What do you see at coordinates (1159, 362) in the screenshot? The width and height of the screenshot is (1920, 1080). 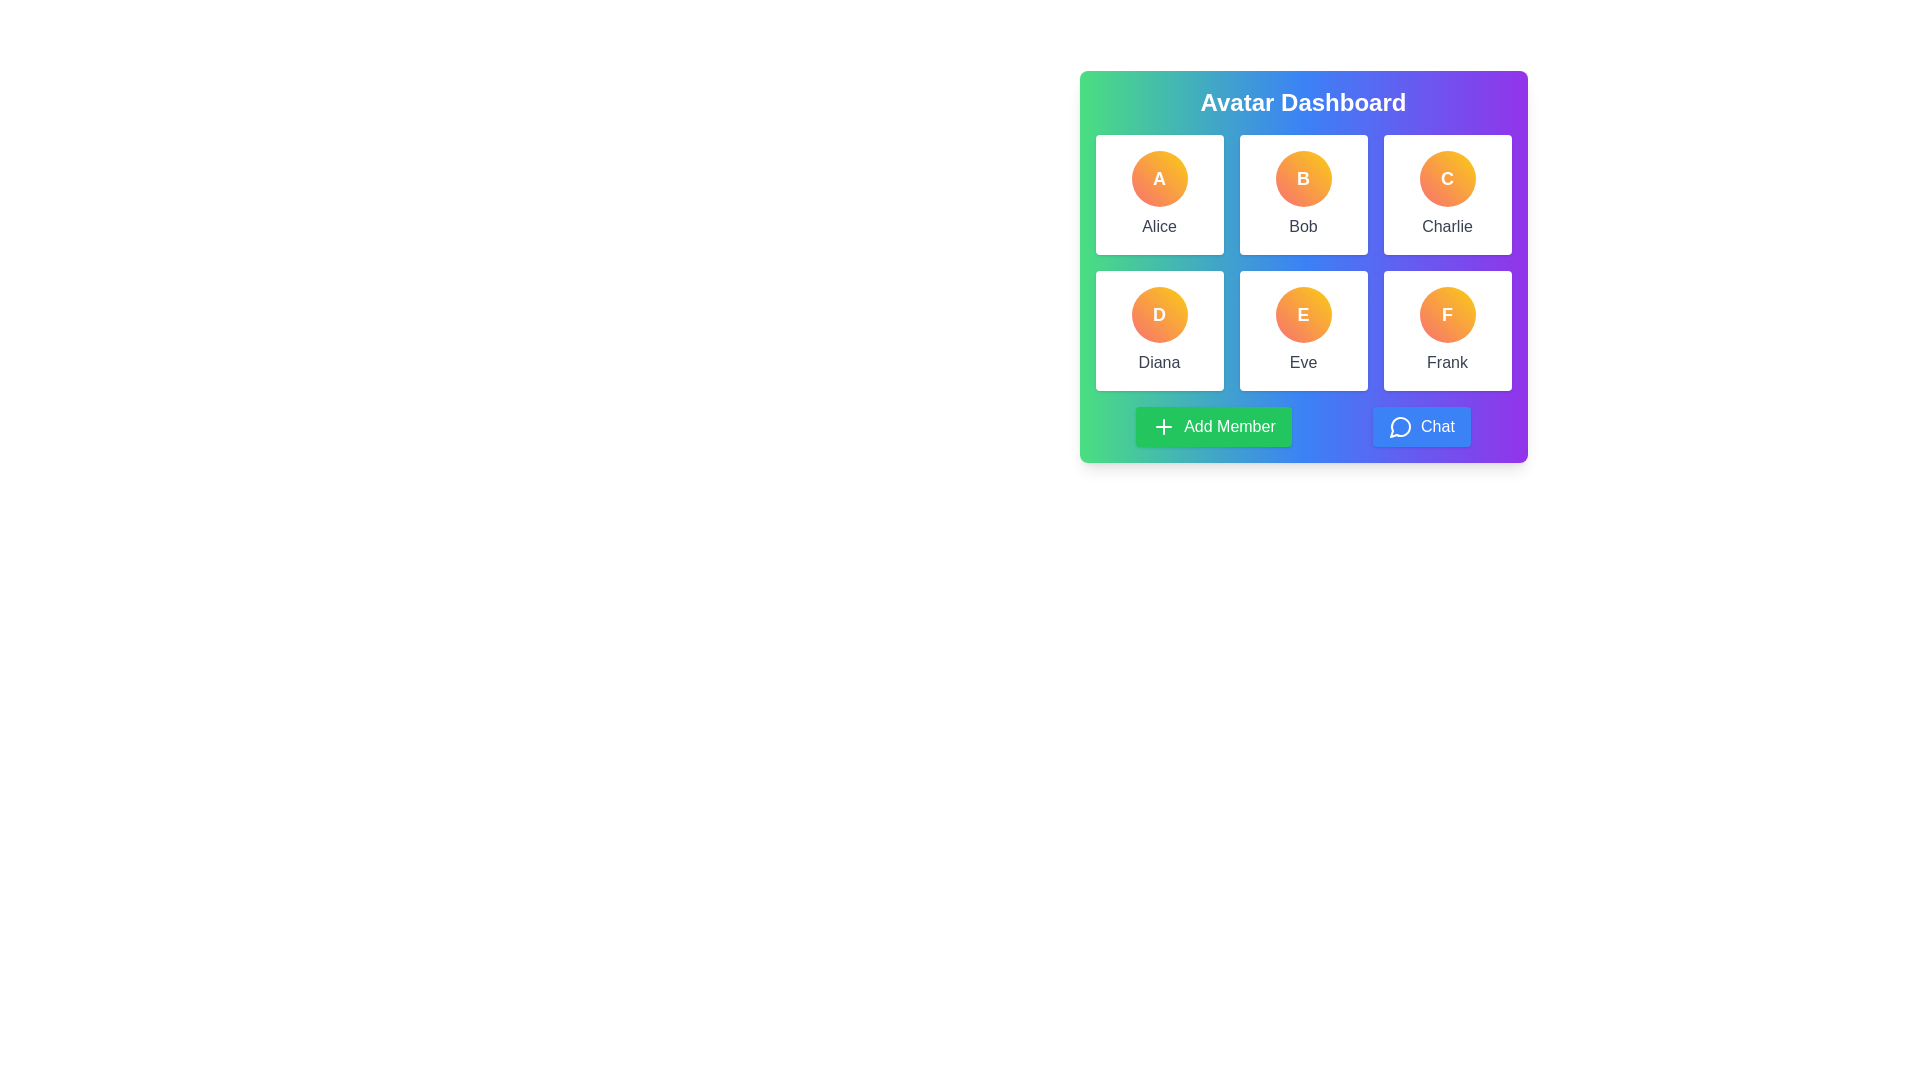 I see `the text label indicating the name 'Diana' beneath the circular avatar with the letter 'D', located in the leftmost column of the second row in the grid layout of the Avatar Dashboard` at bounding box center [1159, 362].